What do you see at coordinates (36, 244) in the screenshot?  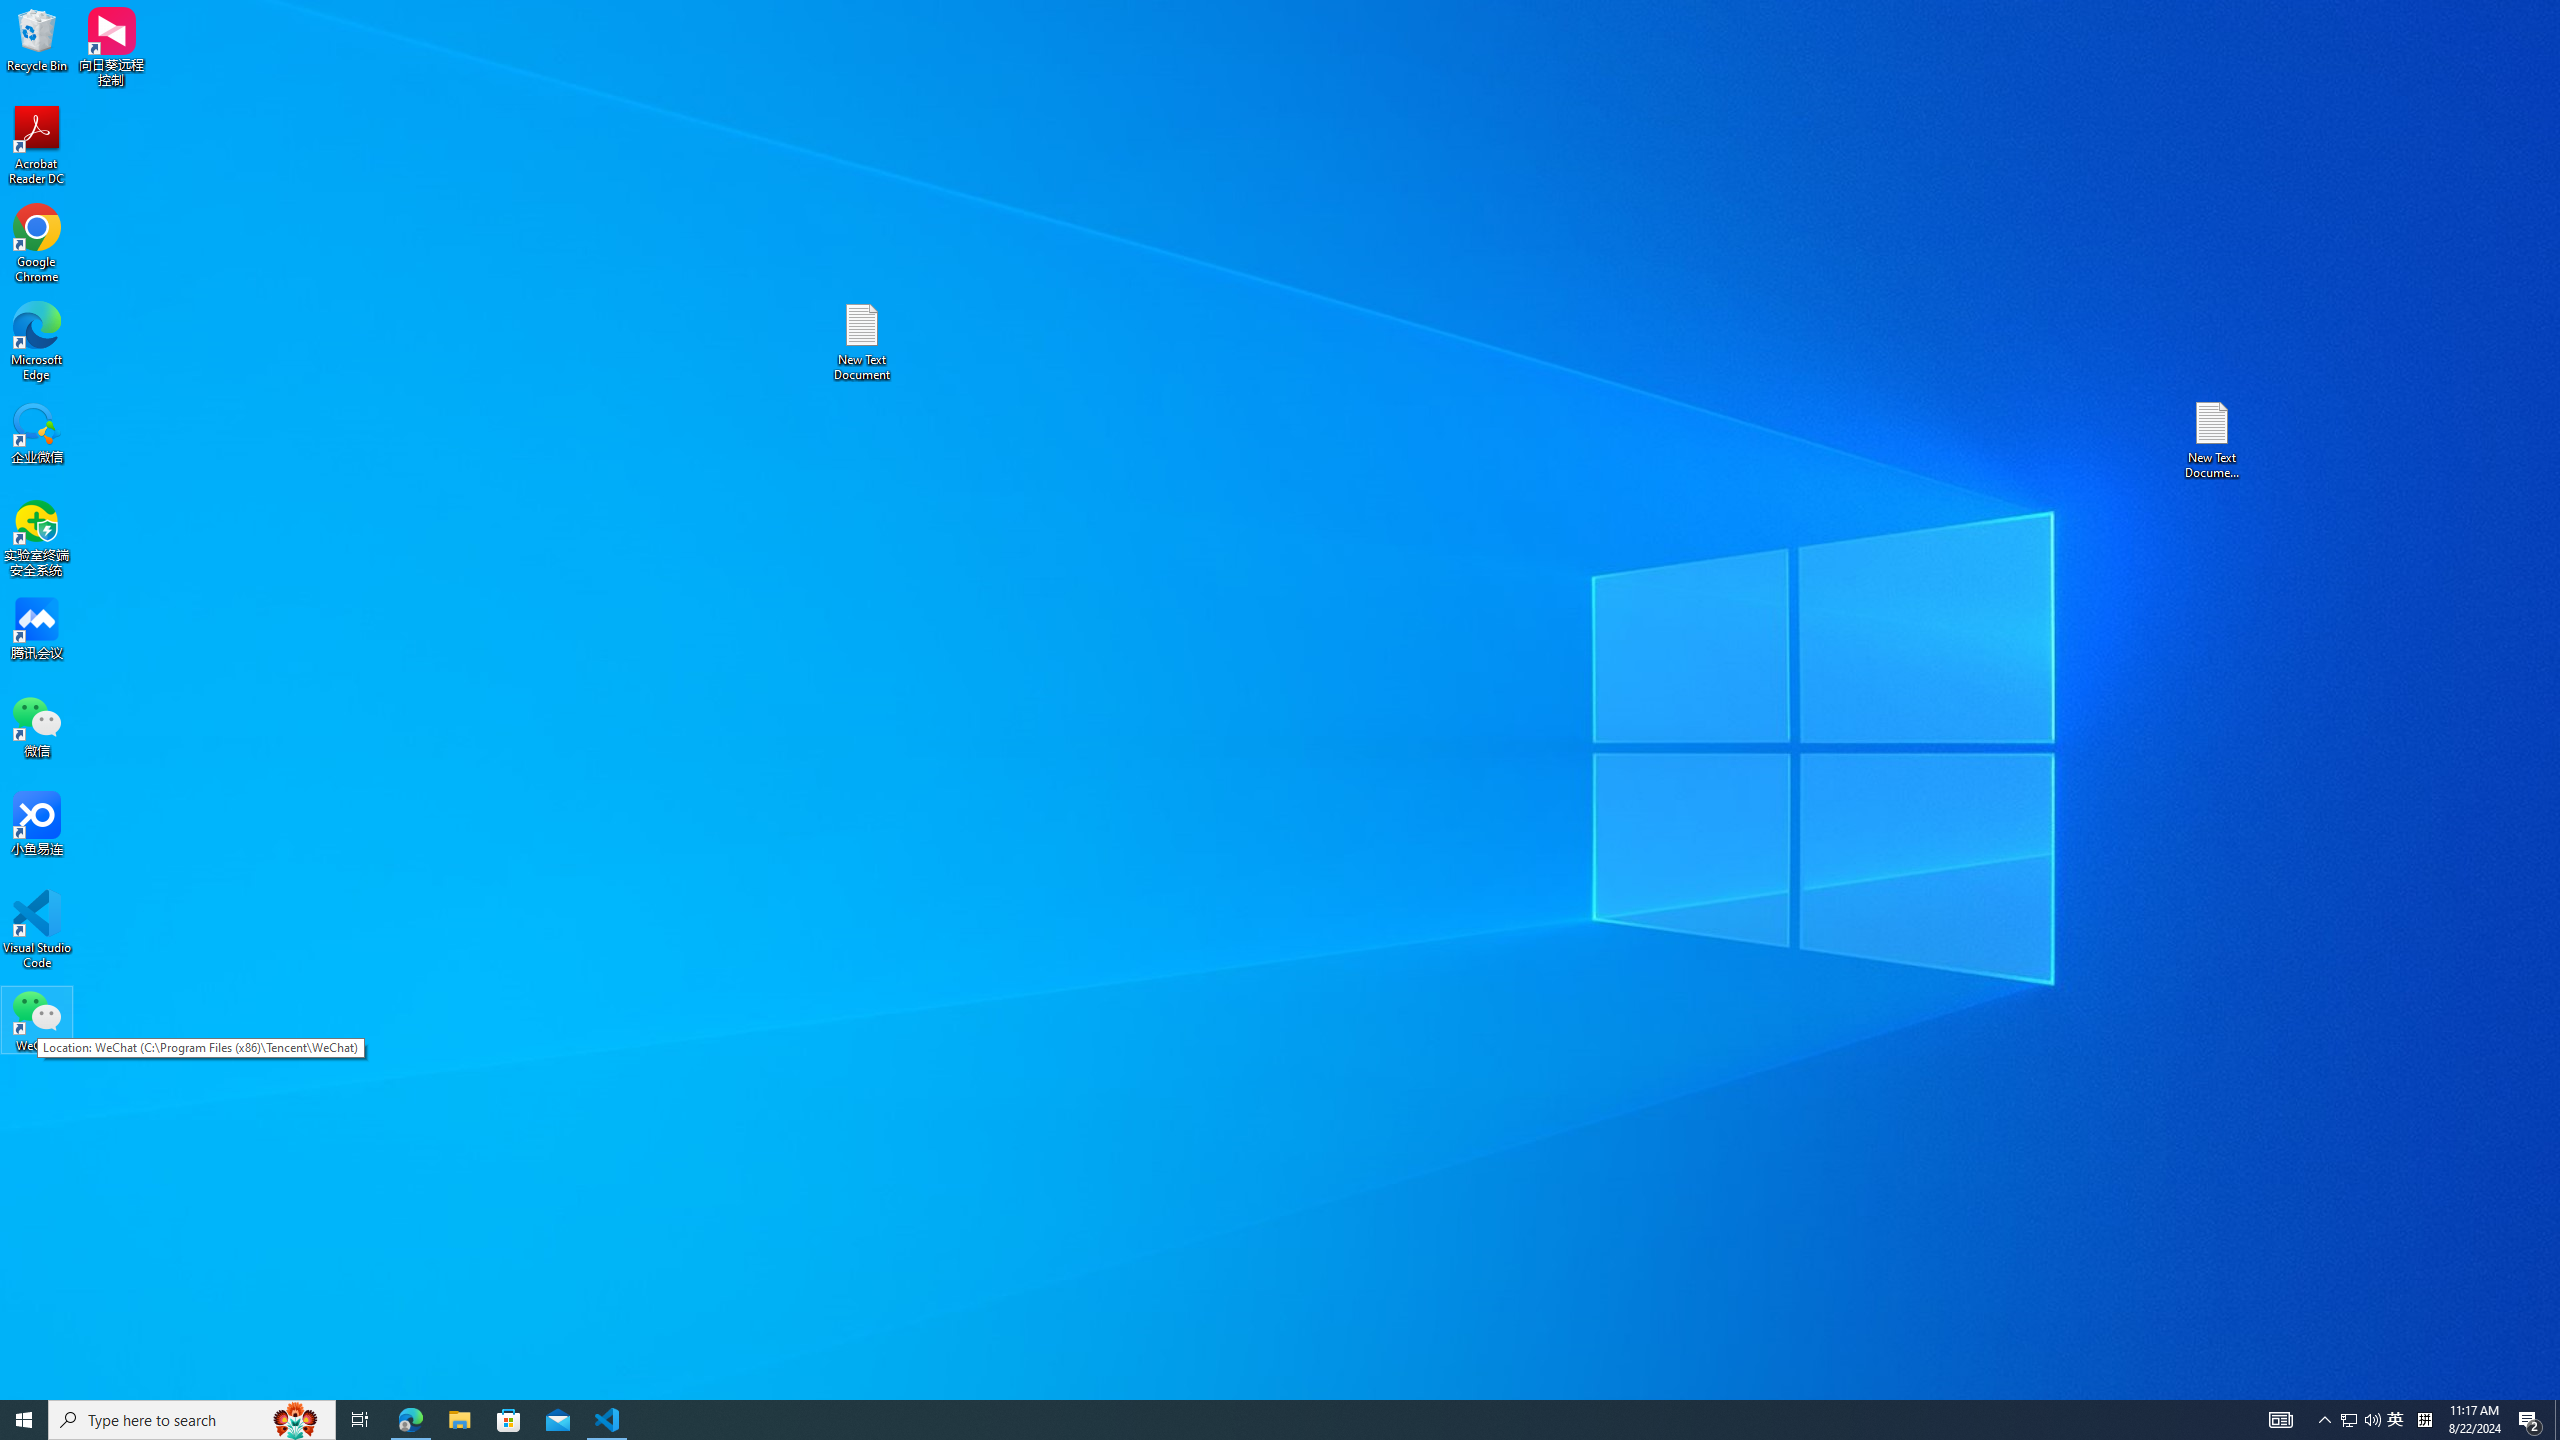 I see `'Google Chrome'` at bounding box center [36, 244].